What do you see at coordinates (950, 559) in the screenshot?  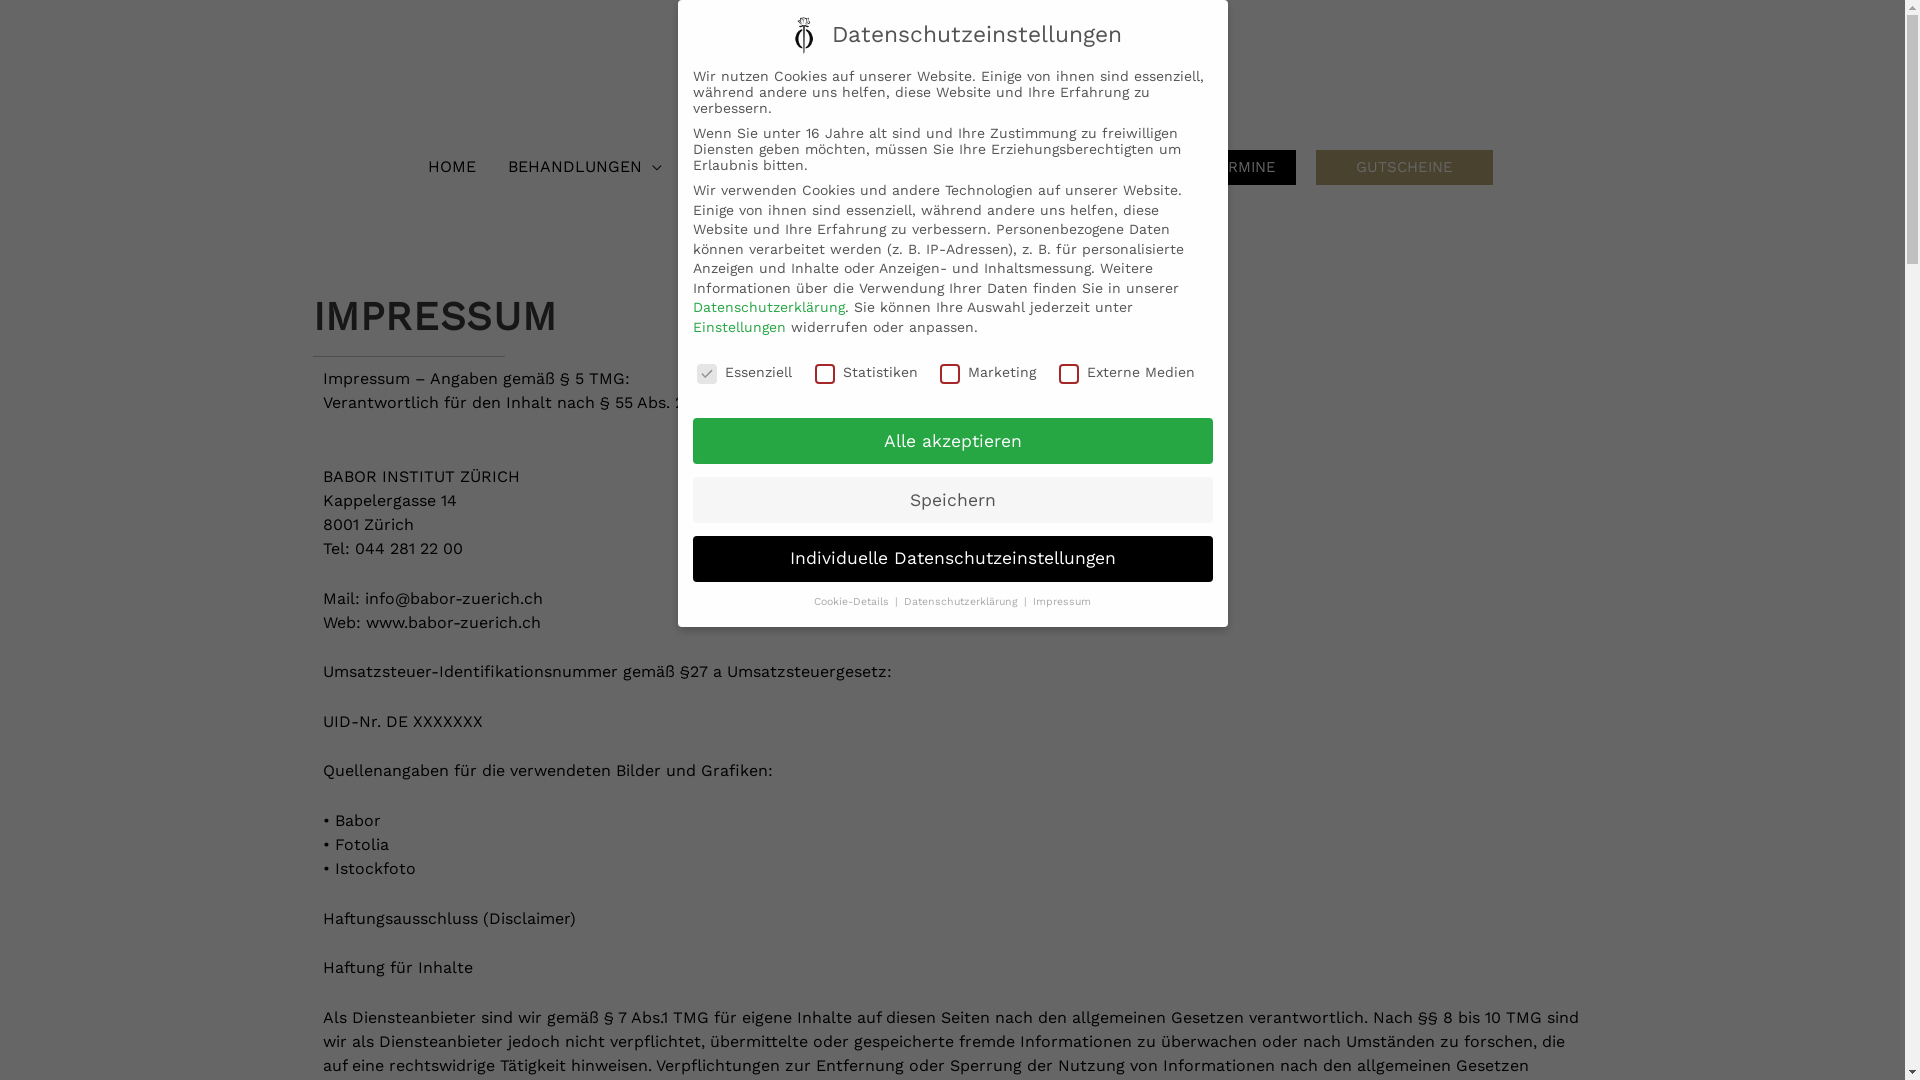 I see `'Individuelle Datenschutzeinstellungen'` at bounding box center [950, 559].